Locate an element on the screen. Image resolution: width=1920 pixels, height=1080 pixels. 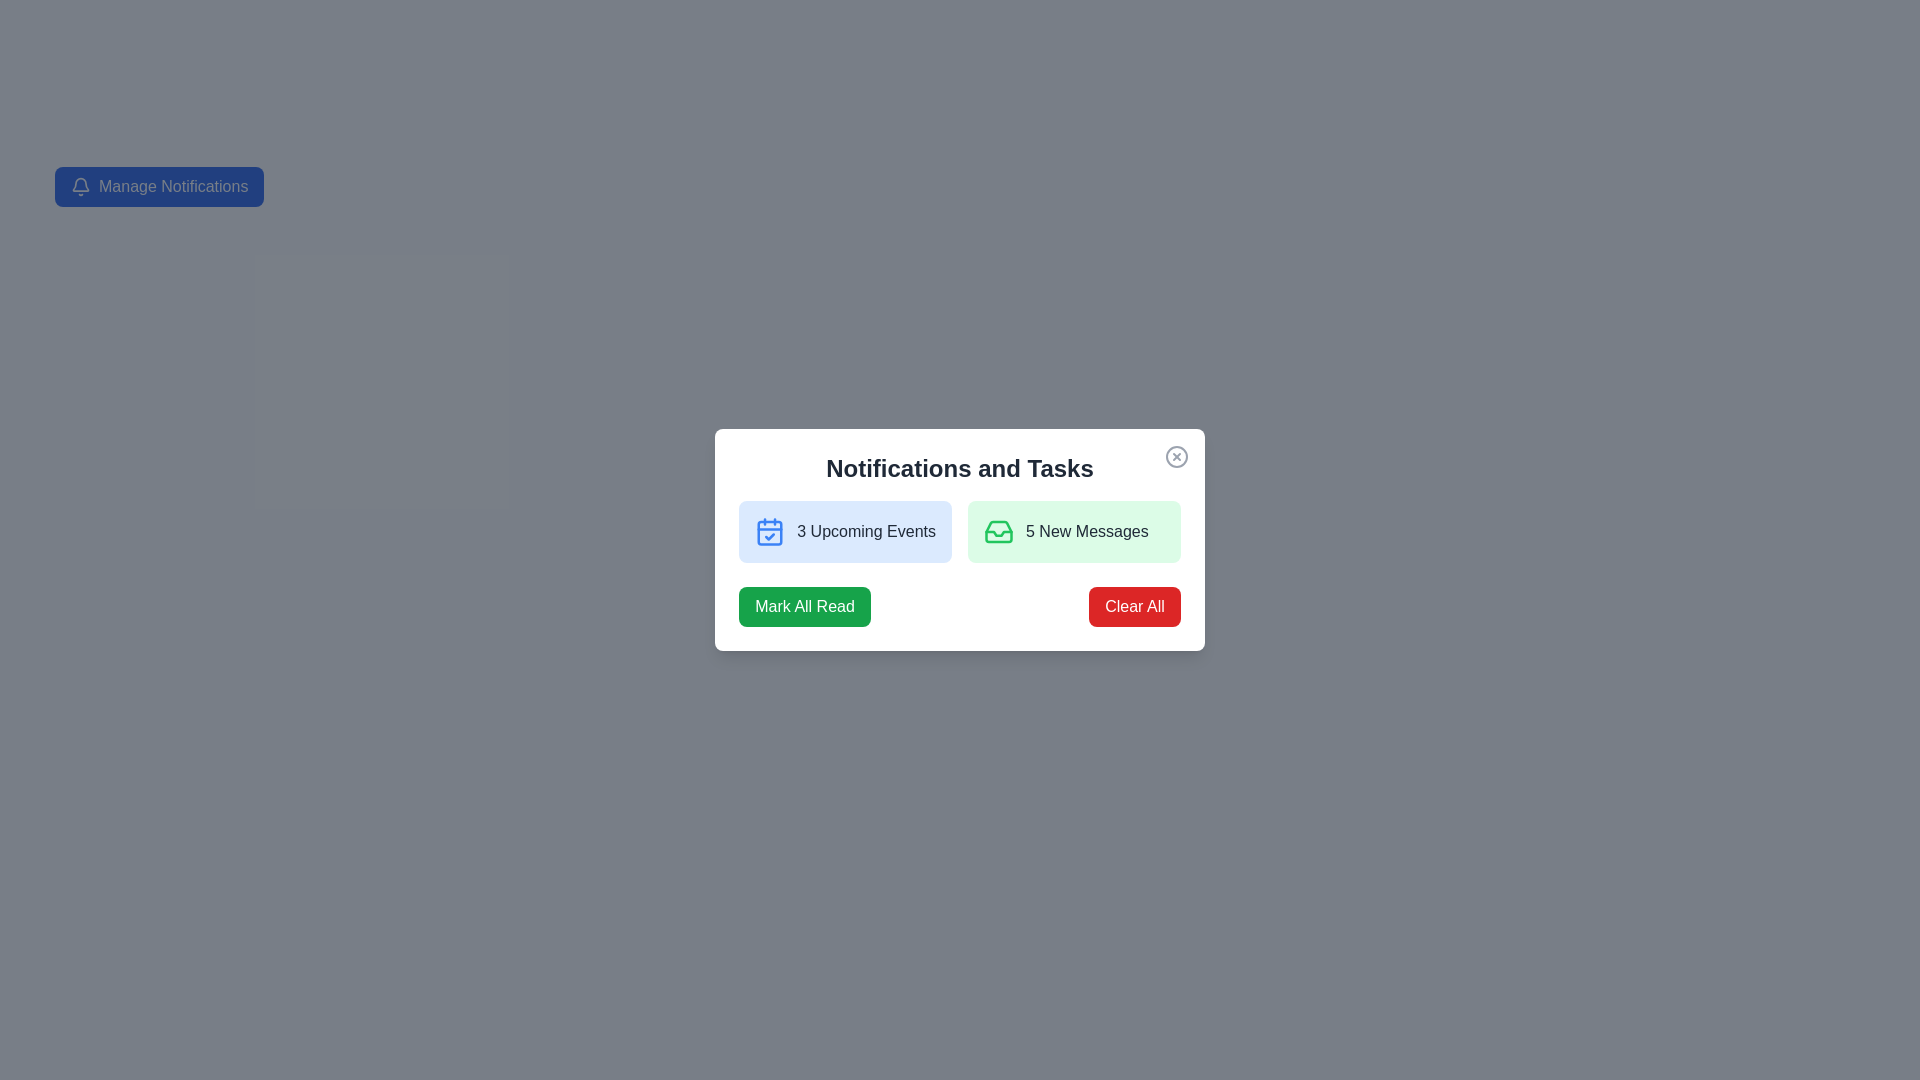
the calendar icon with a checkmark, which is blue and placed to the left of the text '3 Upcoming Events' in the notification section of the 'Notifications and Tasks' card is located at coordinates (769, 531).